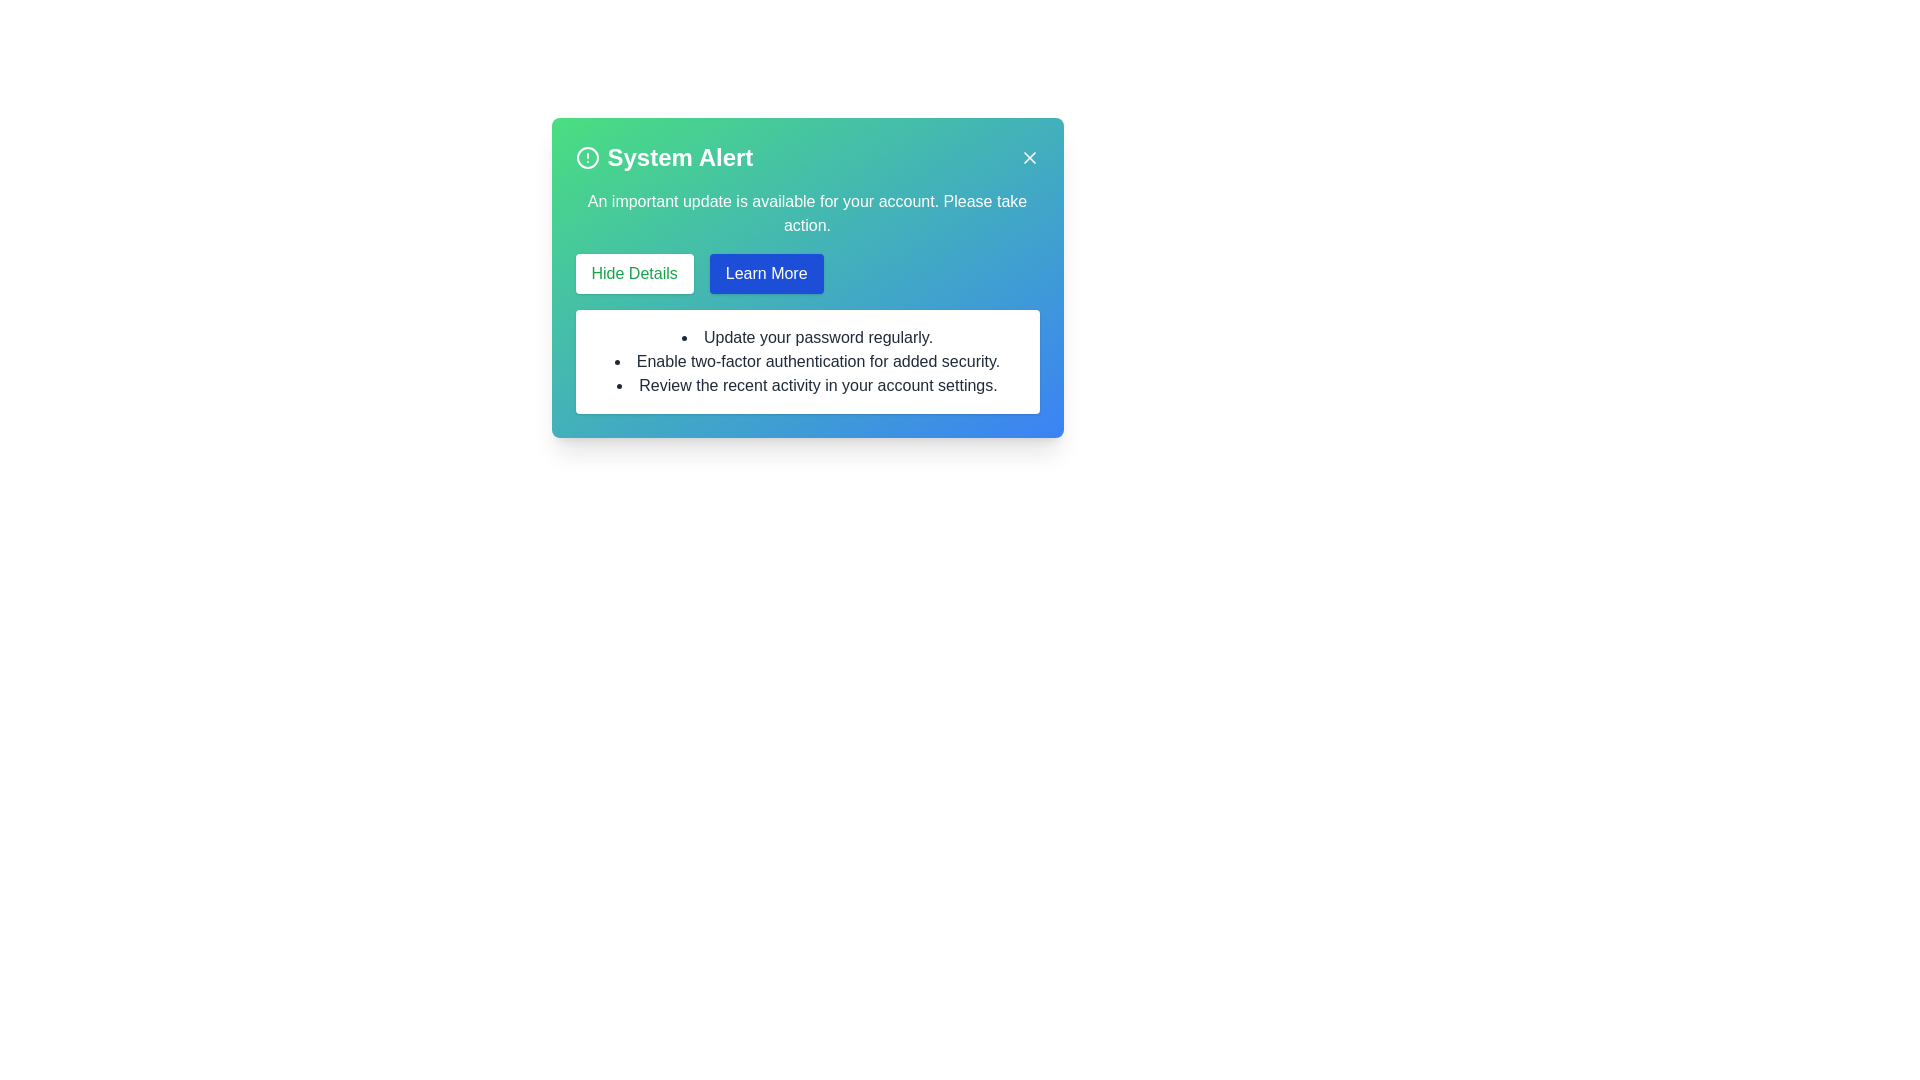  I want to click on the call-to-action button located within the notification modal, which is to the right of the 'Hide Details' button and above the security recommendations list box, so click(807, 277).